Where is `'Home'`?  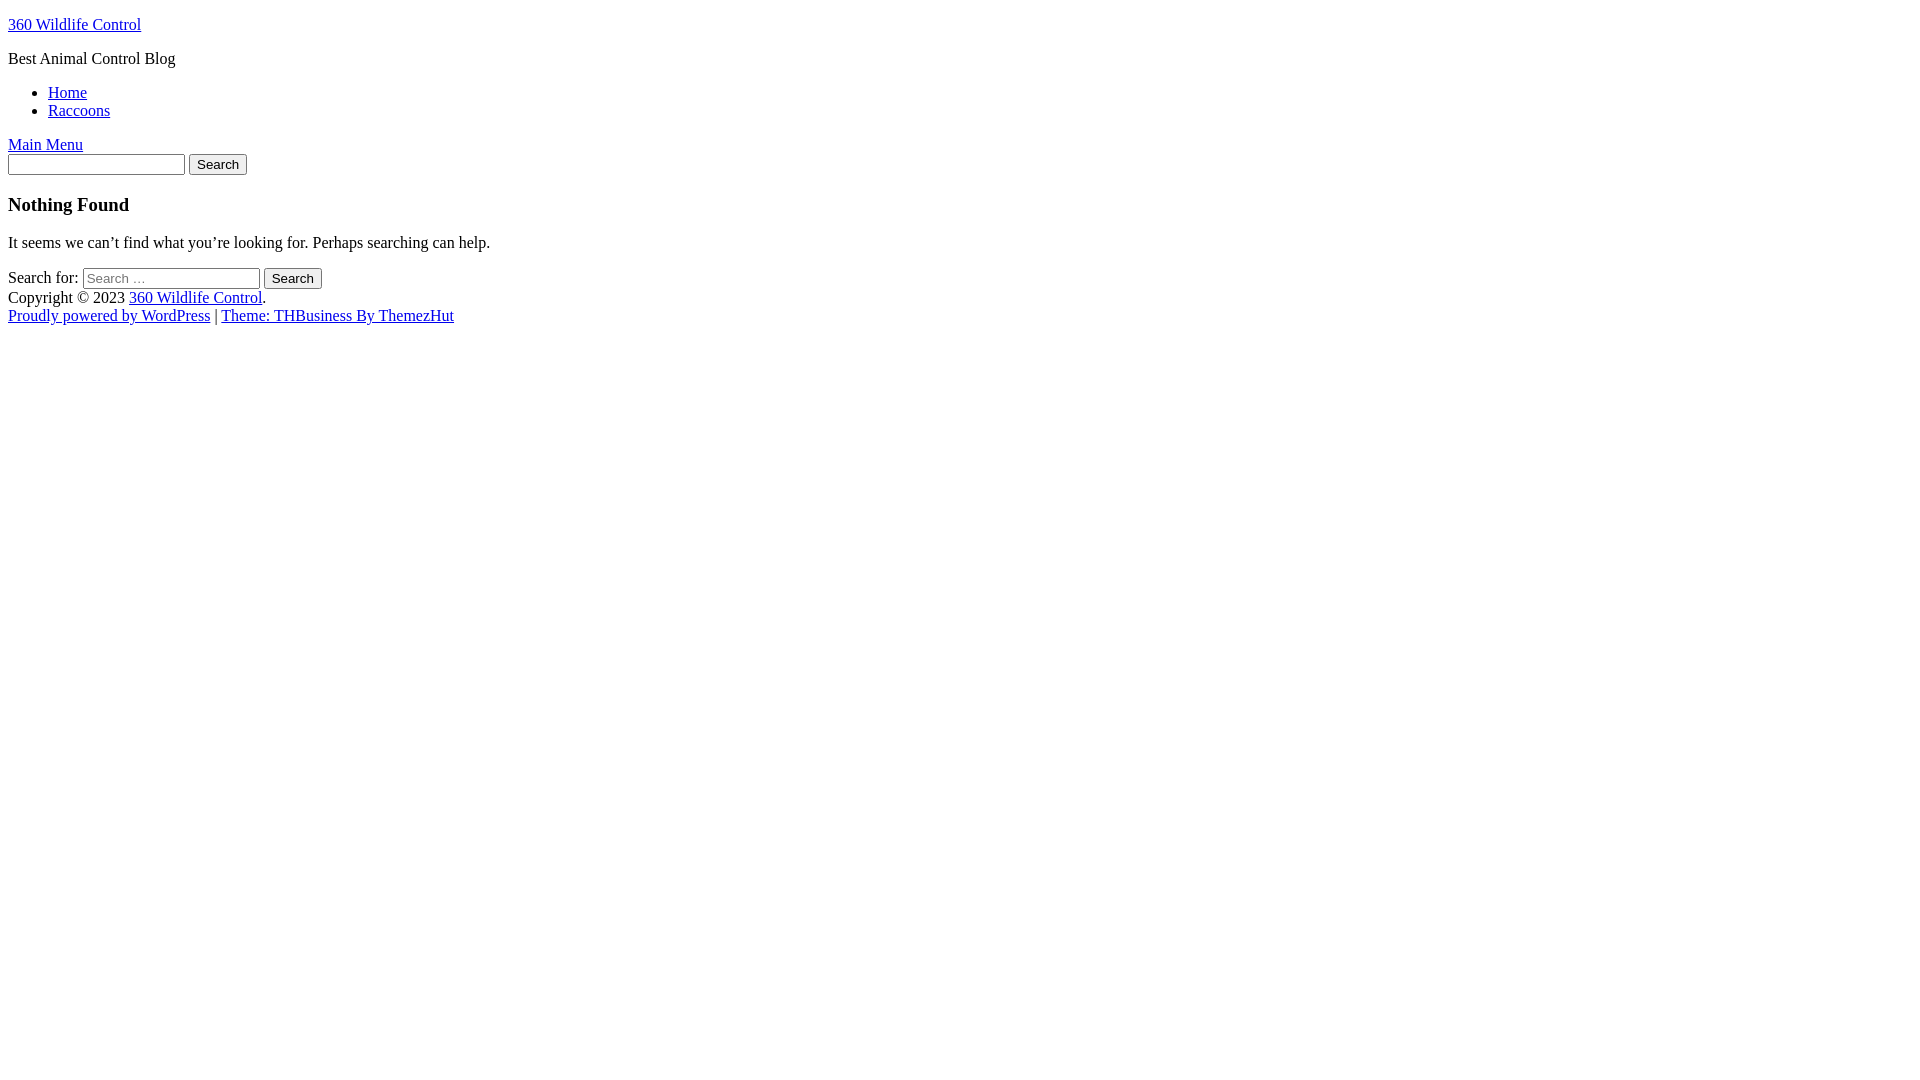 'Home' is located at coordinates (67, 92).